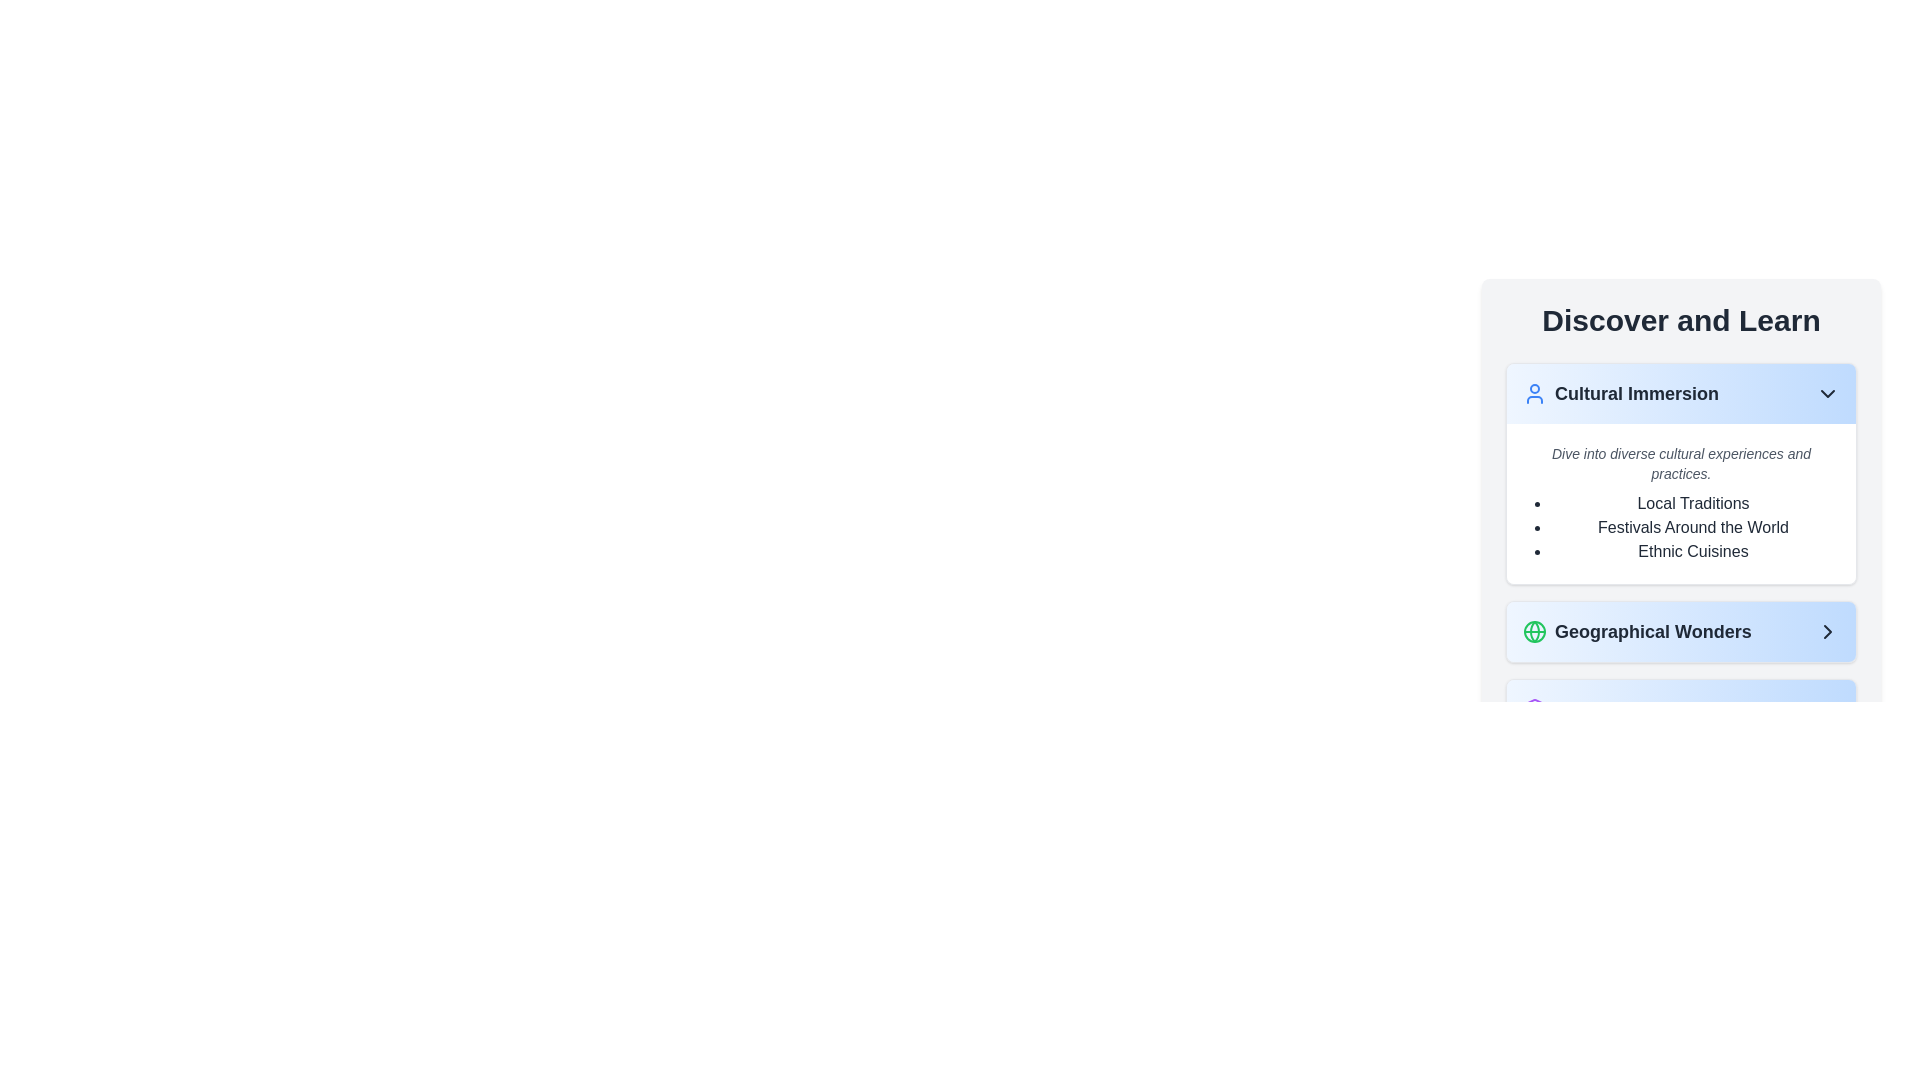 Image resolution: width=1920 pixels, height=1080 pixels. Describe the element at coordinates (1534, 393) in the screenshot. I see `the decorative icon indicating the 'Cultural Immersion' category, located to the left of the 'Cultural Immersion' header in the 'Discover and Learn' section` at that location.